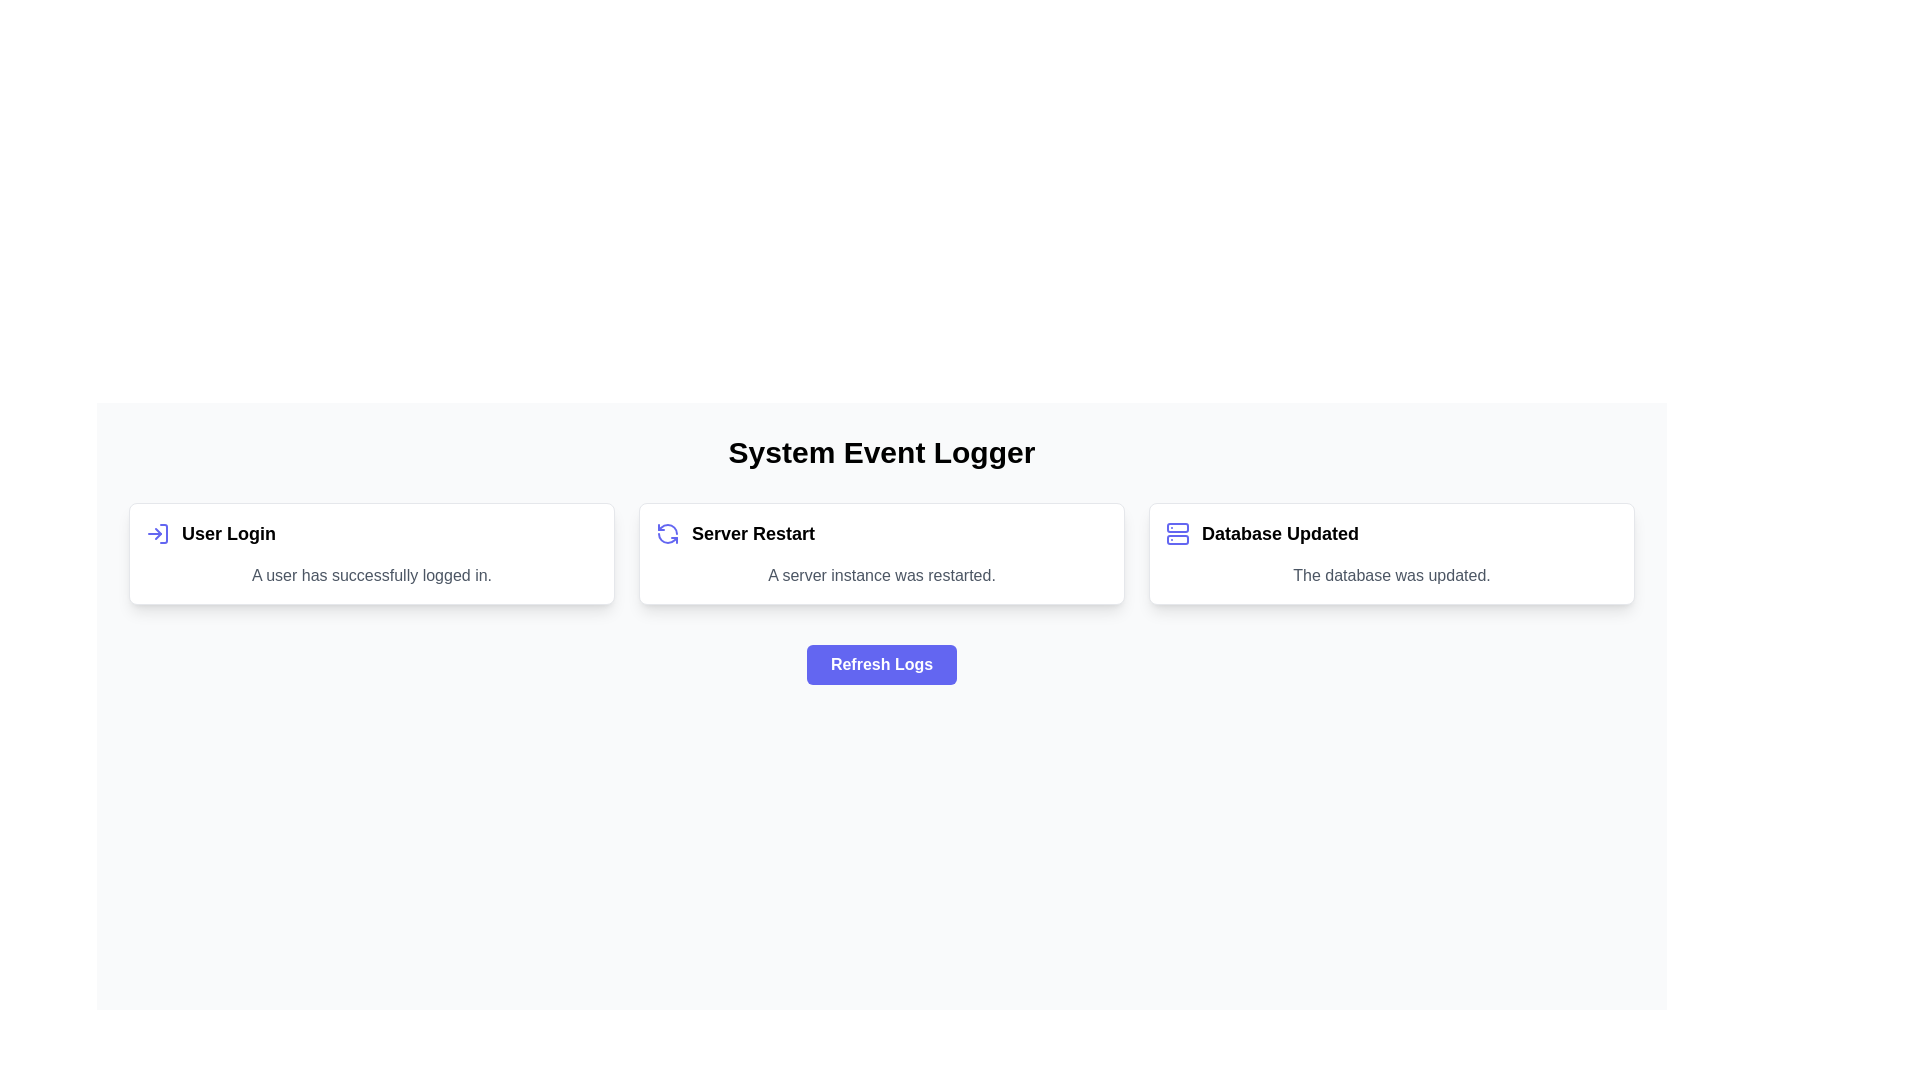 The image size is (1920, 1080). Describe the element at coordinates (372, 575) in the screenshot. I see `the confirmation message static text label that indicates a successful login, positioned below the 'User Login' title and next to the log-in icon` at that location.